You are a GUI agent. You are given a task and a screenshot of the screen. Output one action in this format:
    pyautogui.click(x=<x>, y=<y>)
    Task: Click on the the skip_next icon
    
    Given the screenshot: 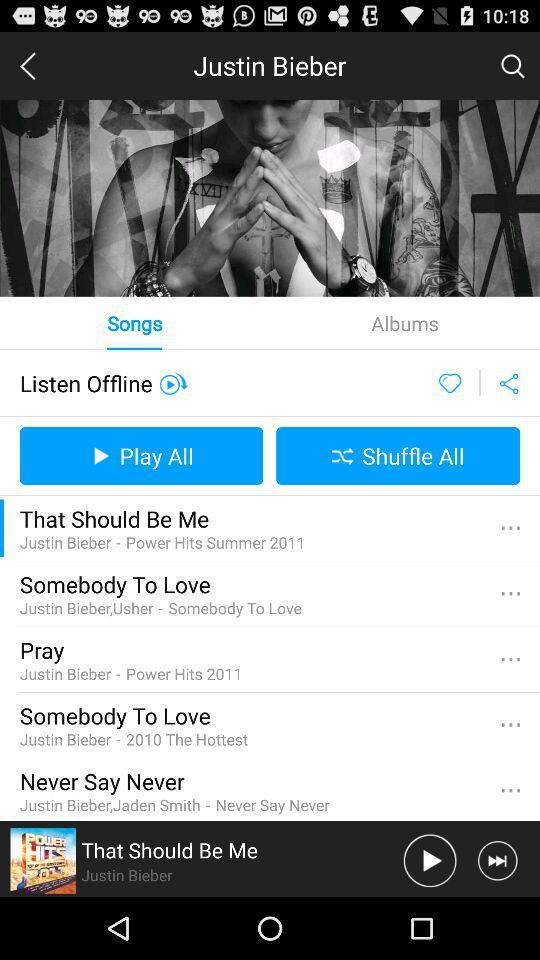 What is the action you would take?
    pyautogui.click(x=496, y=921)
    